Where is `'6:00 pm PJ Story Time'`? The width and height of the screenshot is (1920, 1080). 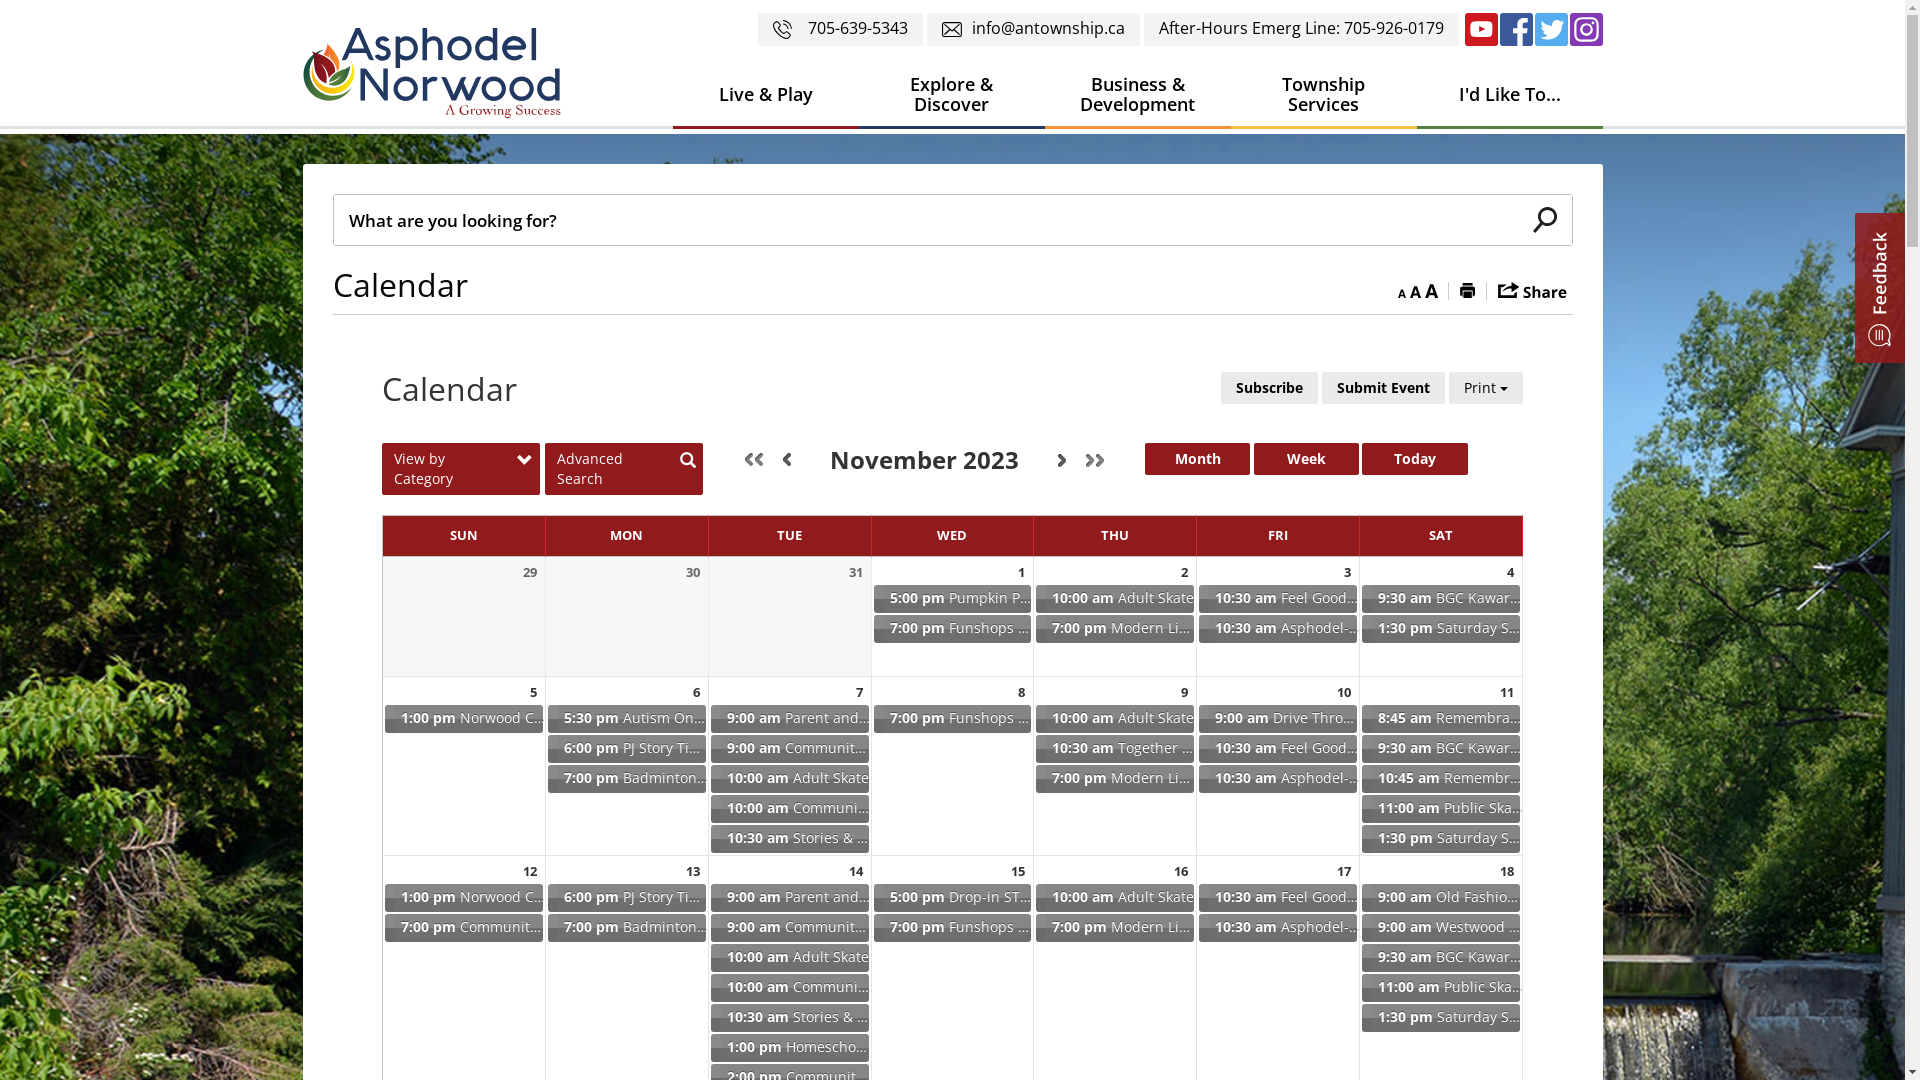
'6:00 pm PJ Story Time' is located at coordinates (626, 748).